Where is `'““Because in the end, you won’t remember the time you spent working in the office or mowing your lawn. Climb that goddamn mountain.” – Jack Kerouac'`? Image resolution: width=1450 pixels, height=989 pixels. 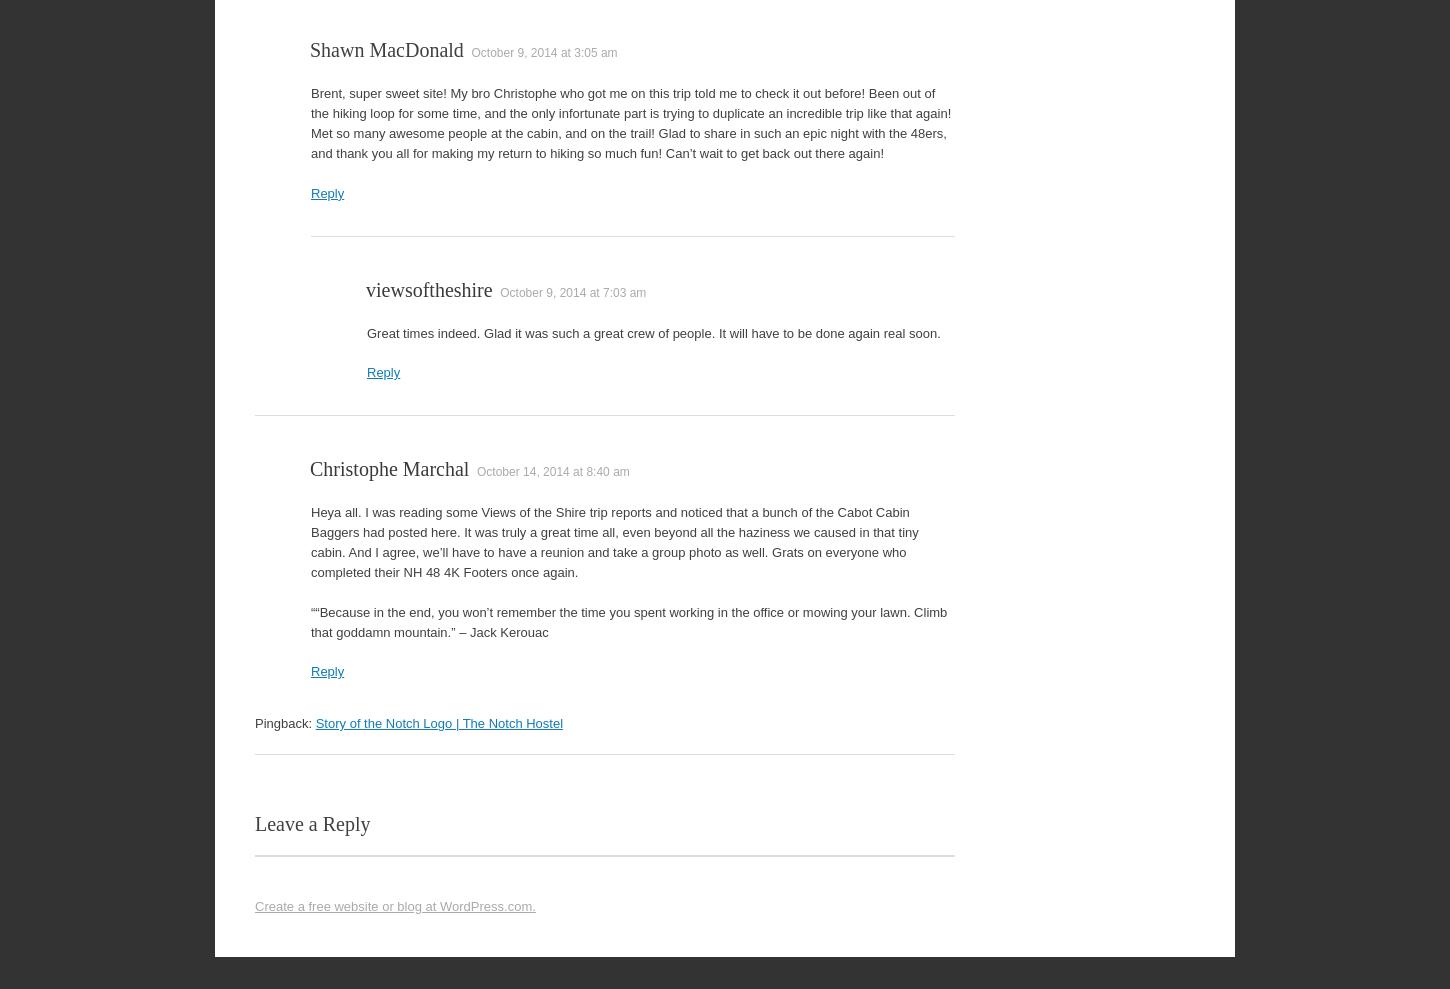
'““Because in the end, you won’t remember the time you spent working in the office or mowing your lawn. Climb that goddamn mountain.” – Jack Kerouac' is located at coordinates (311, 621).